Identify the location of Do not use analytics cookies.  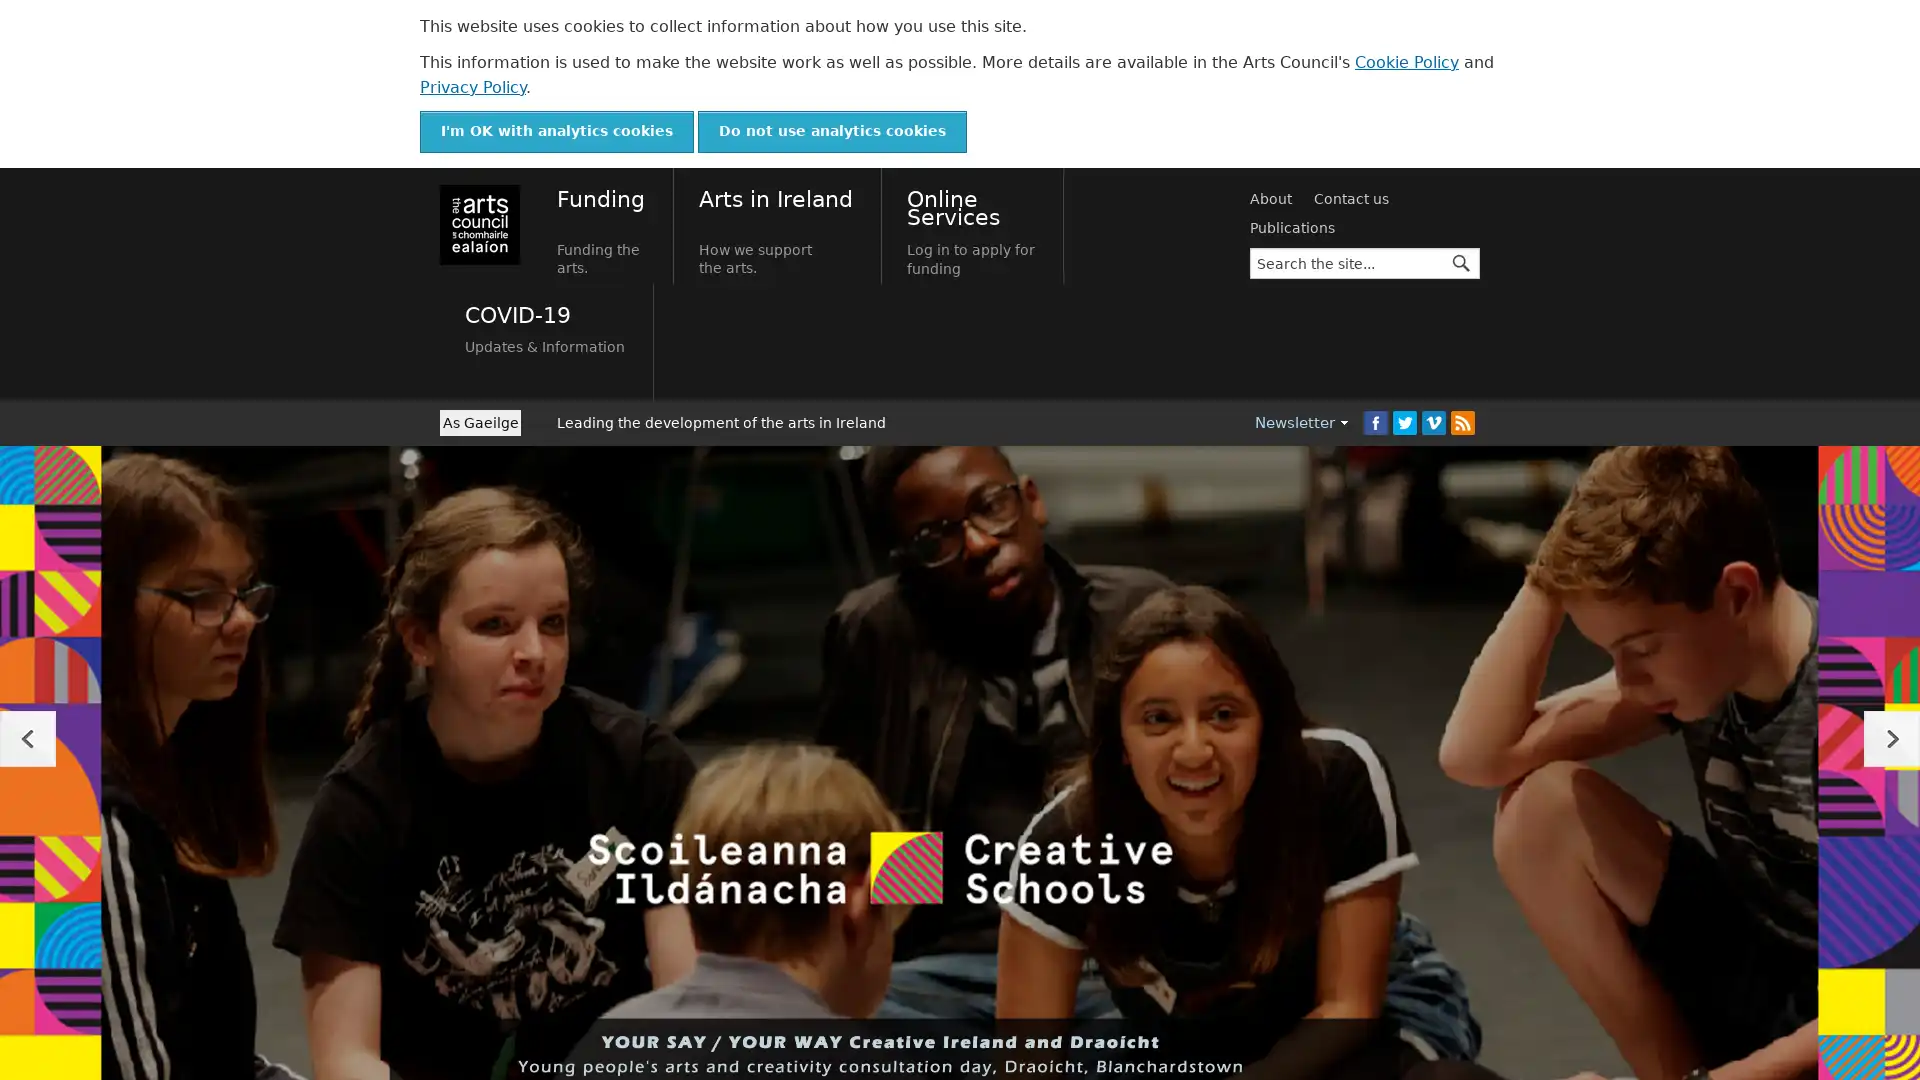
(832, 131).